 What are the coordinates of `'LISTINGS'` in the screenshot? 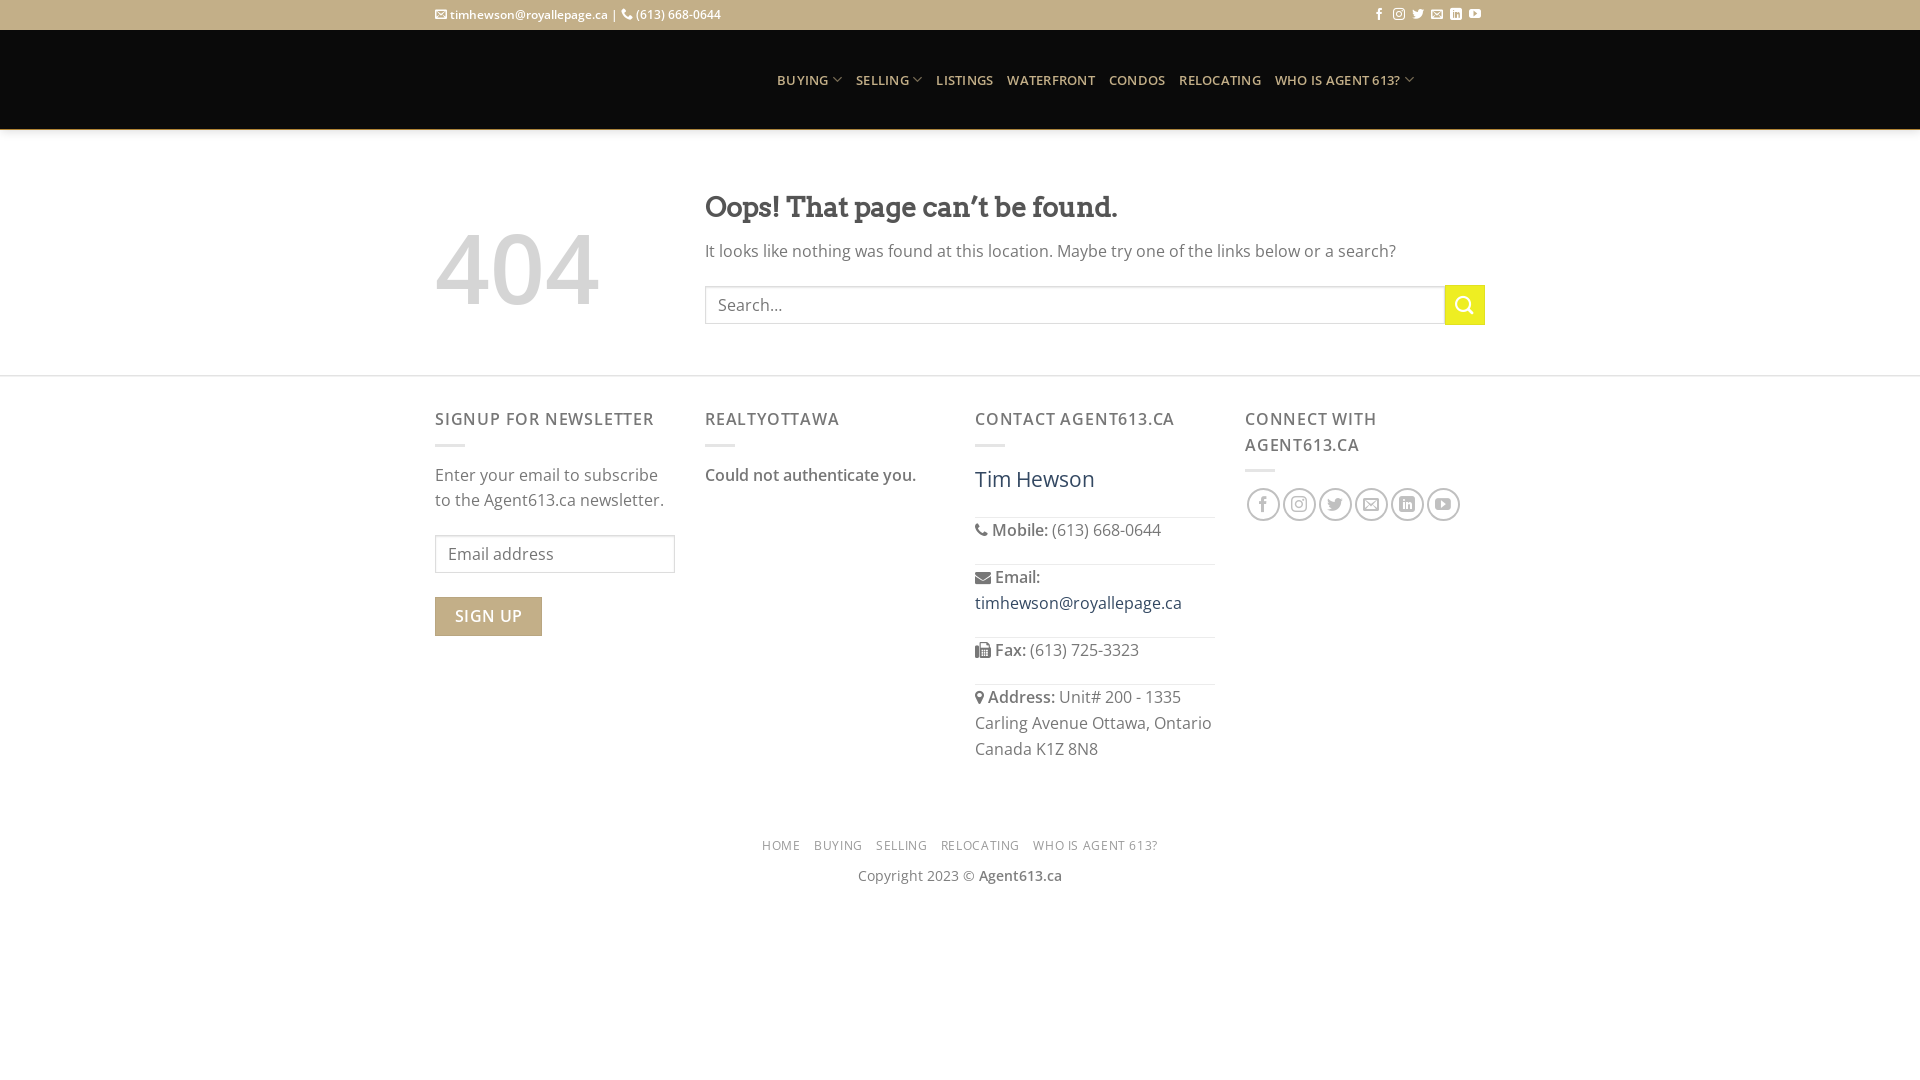 It's located at (964, 79).